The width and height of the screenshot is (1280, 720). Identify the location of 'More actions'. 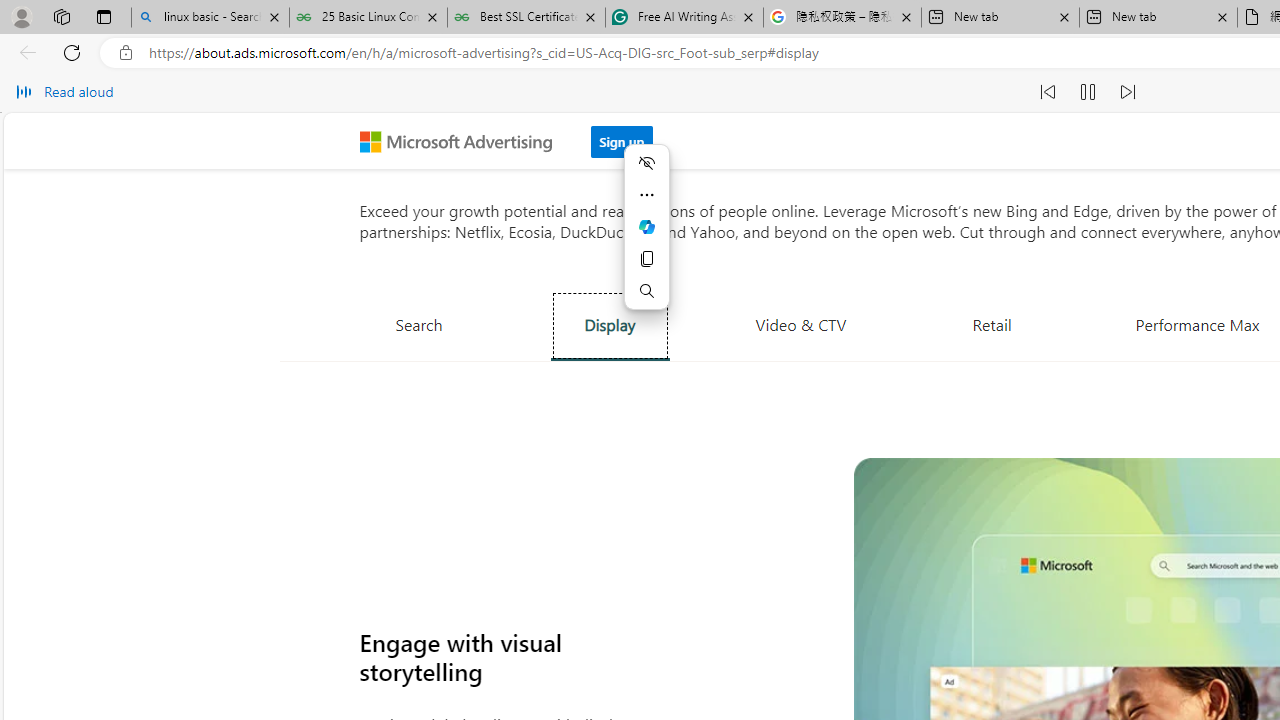
(647, 195).